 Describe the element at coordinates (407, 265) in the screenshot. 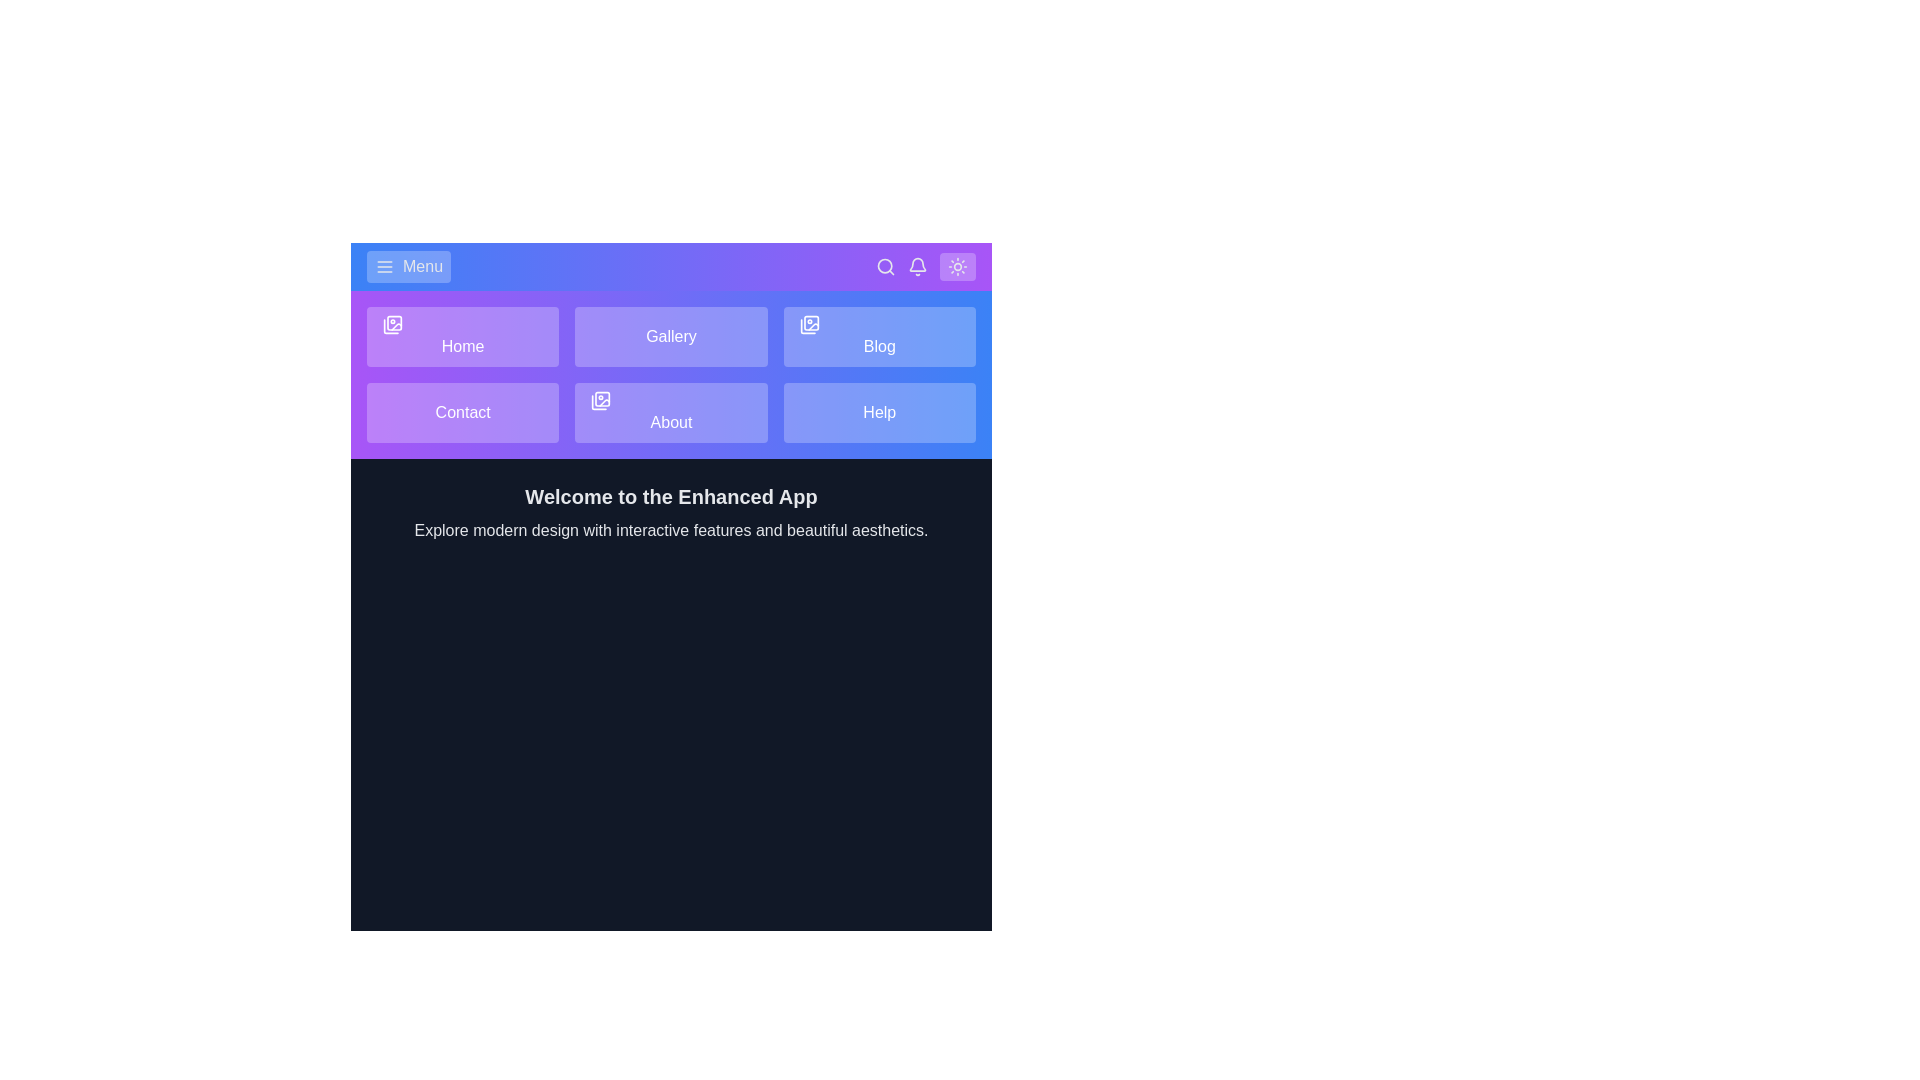

I see `menu button to toggle the menu visibility` at that location.